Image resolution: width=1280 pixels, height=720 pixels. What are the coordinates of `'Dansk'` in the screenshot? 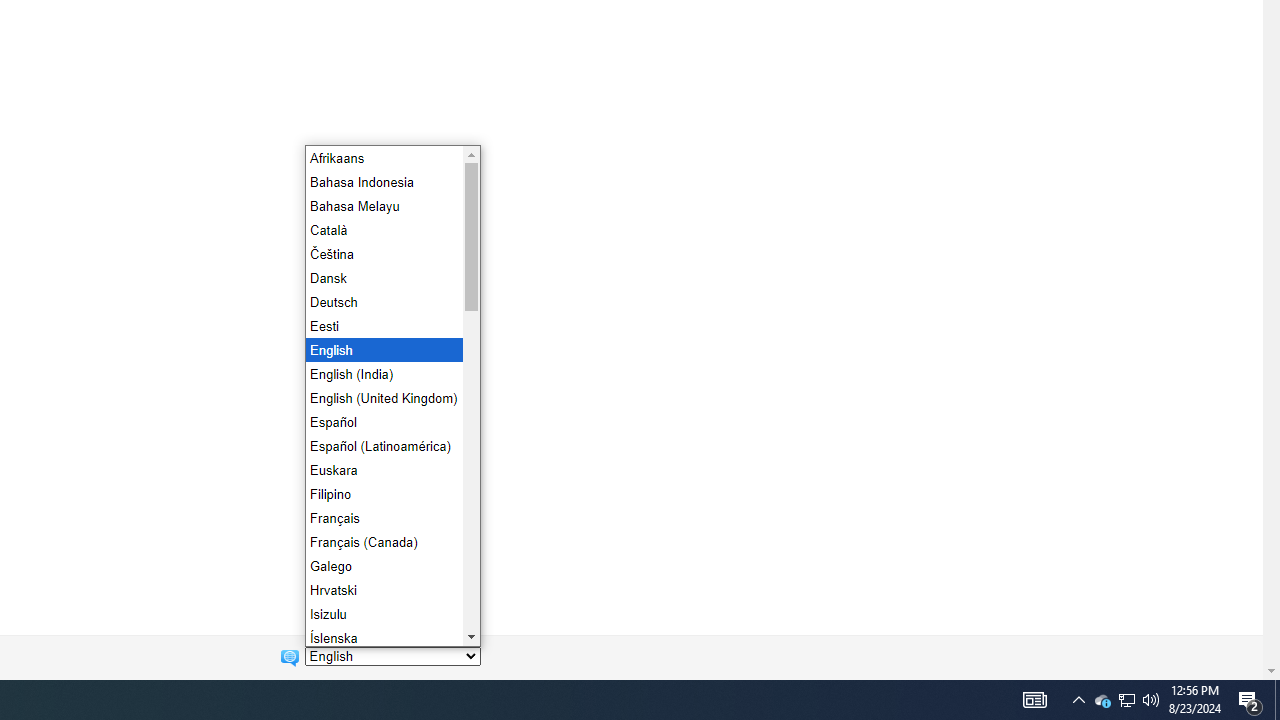 It's located at (382, 277).